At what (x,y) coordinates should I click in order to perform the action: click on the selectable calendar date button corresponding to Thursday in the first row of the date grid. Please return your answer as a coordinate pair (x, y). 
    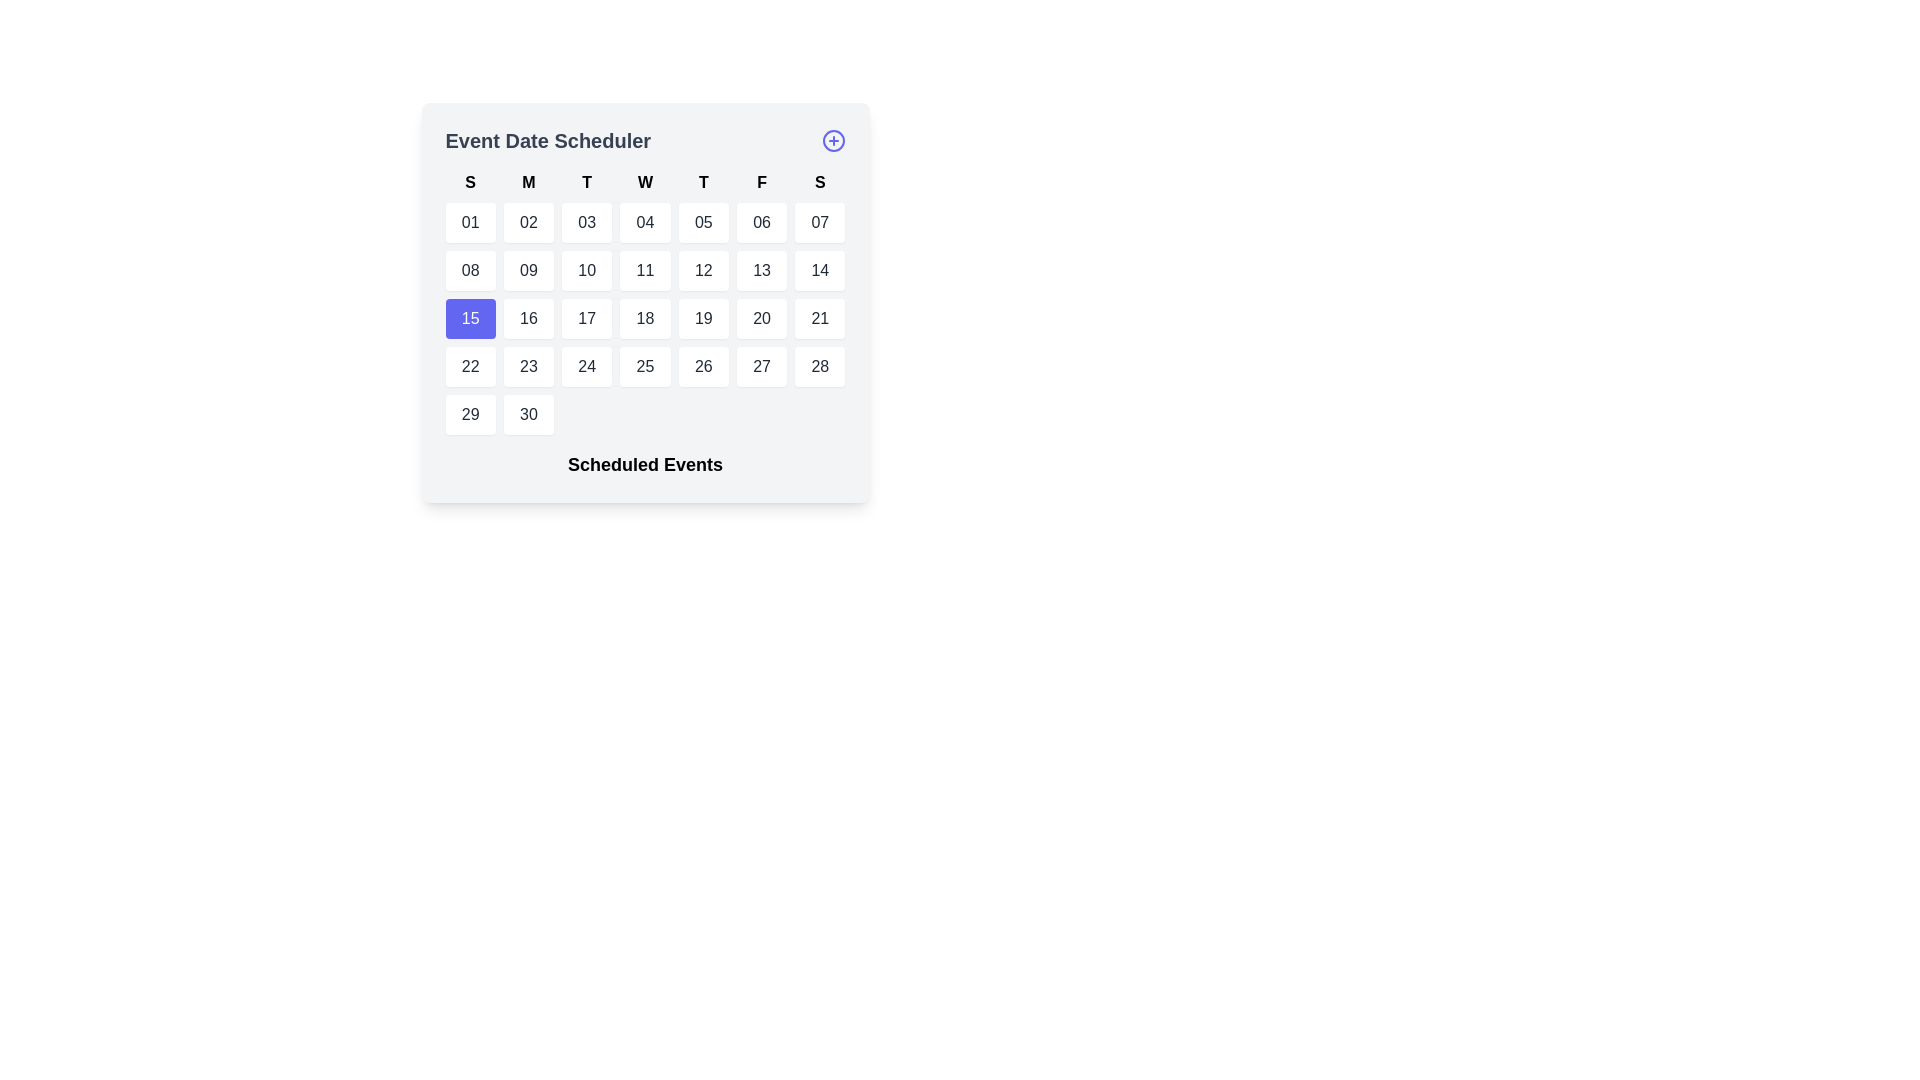
    Looking at the image, I should click on (703, 223).